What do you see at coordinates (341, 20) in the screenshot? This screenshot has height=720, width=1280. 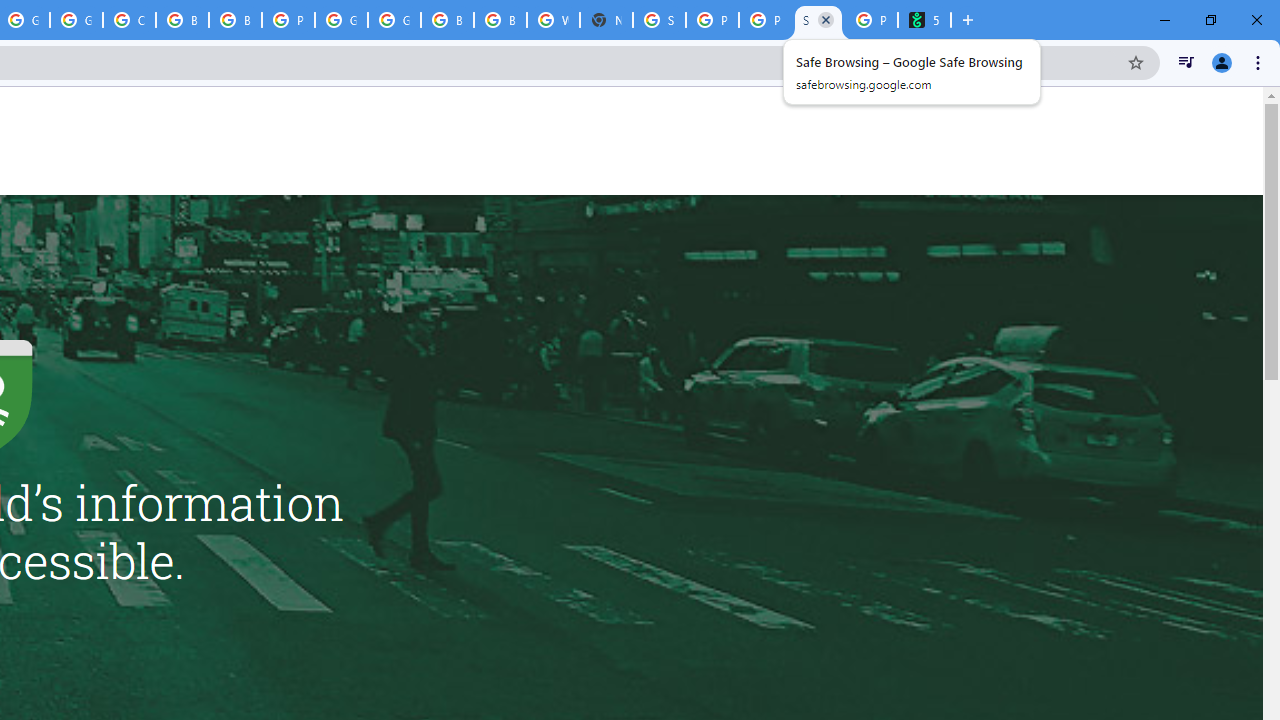 I see `'Google Cloud Platform'` at bounding box center [341, 20].